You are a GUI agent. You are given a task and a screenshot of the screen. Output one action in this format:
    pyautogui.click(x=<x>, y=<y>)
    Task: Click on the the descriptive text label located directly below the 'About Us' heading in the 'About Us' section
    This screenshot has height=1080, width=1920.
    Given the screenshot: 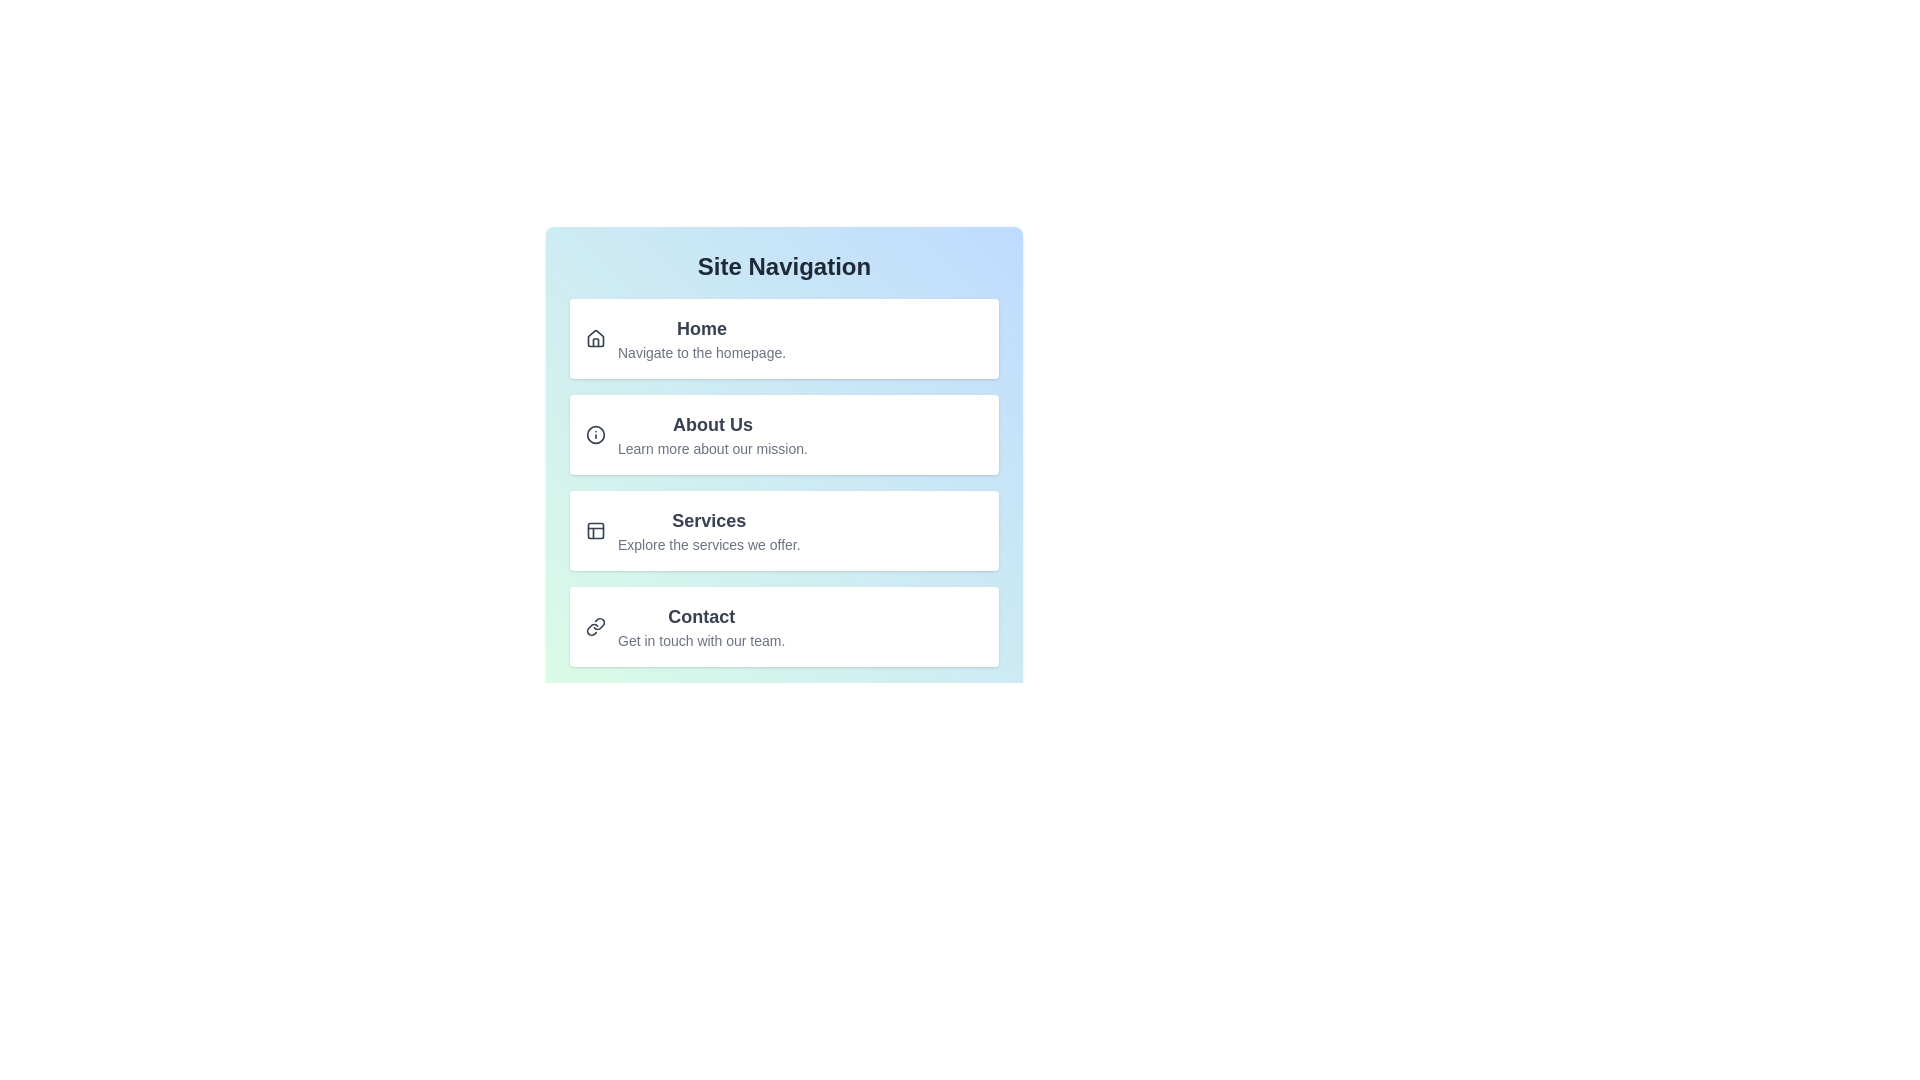 What is the action you would take?
    pyautogui.click(x=712, y=447)
    